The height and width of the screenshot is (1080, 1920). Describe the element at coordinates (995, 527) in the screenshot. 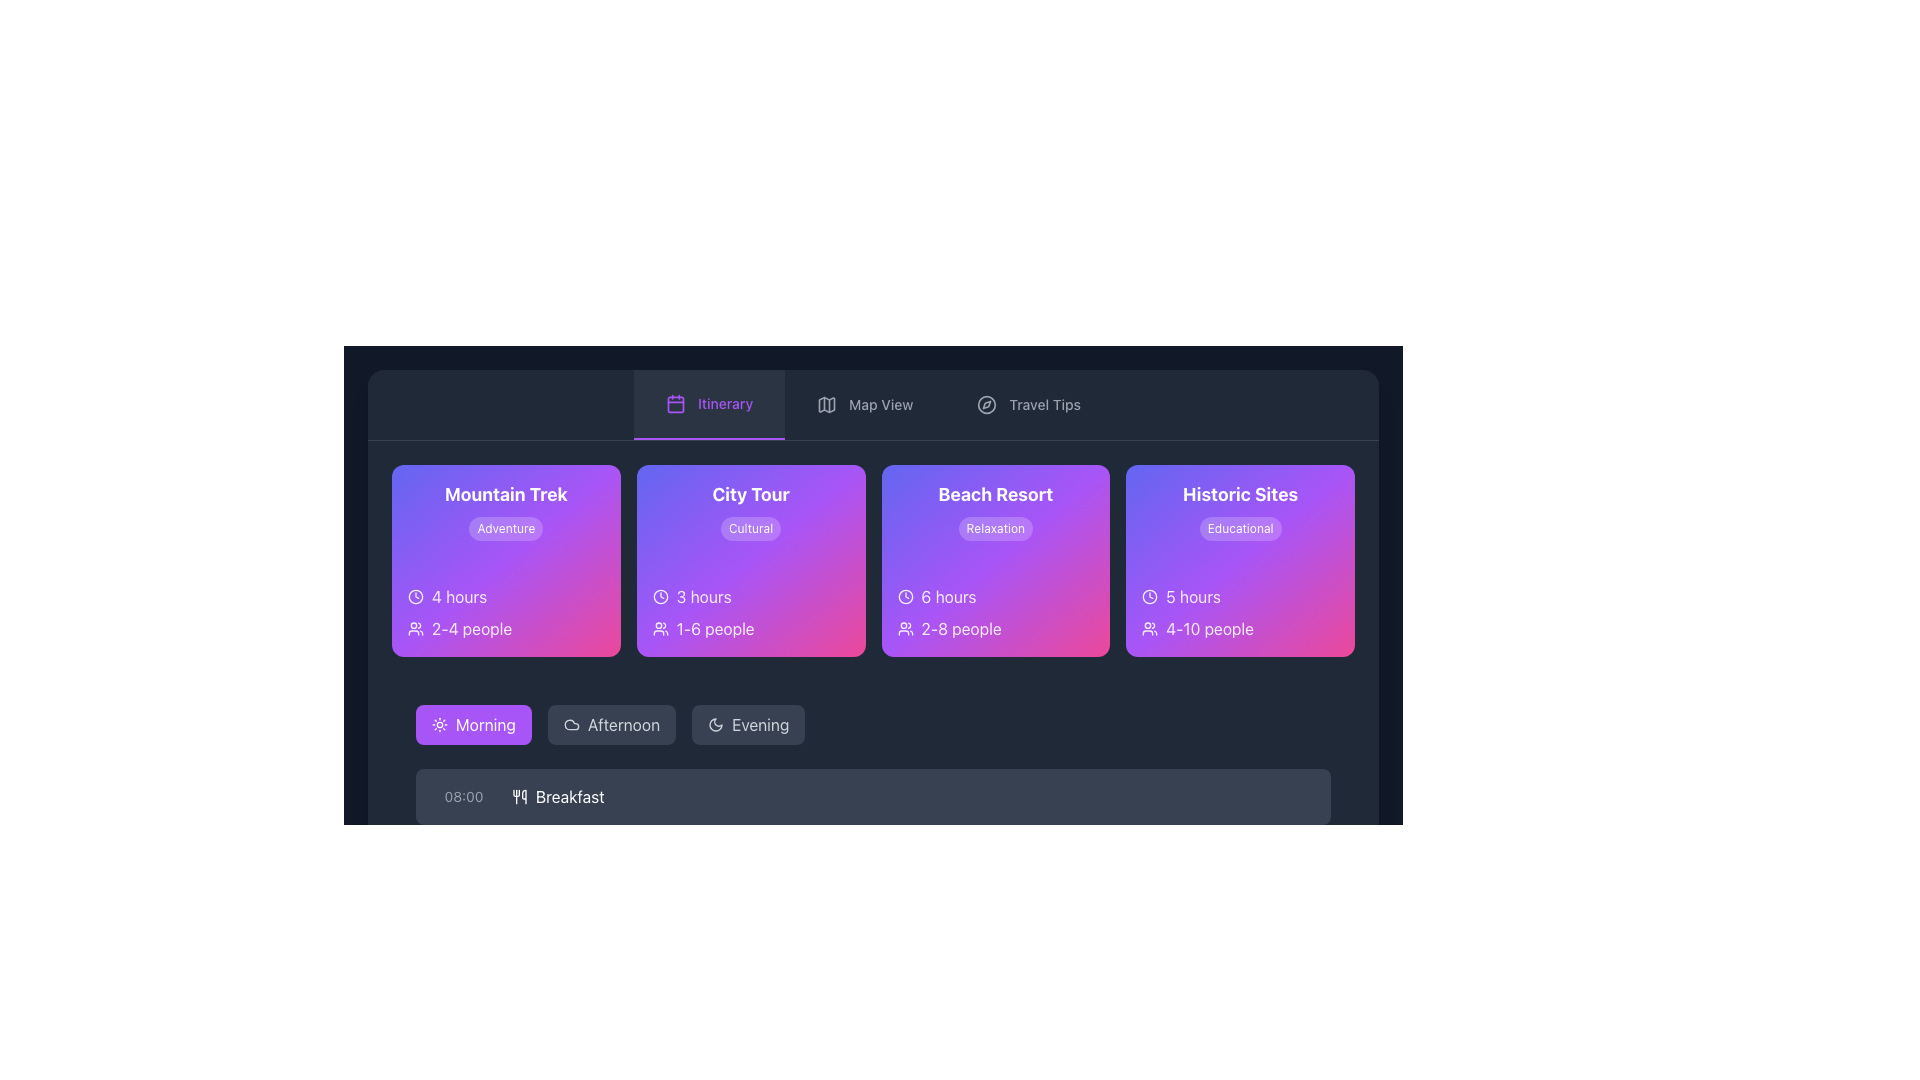

I see `the 'Relaxation' tag, which is a small pill-shaped label with rounded corners located within the 'Beach Resort' card` at that location.